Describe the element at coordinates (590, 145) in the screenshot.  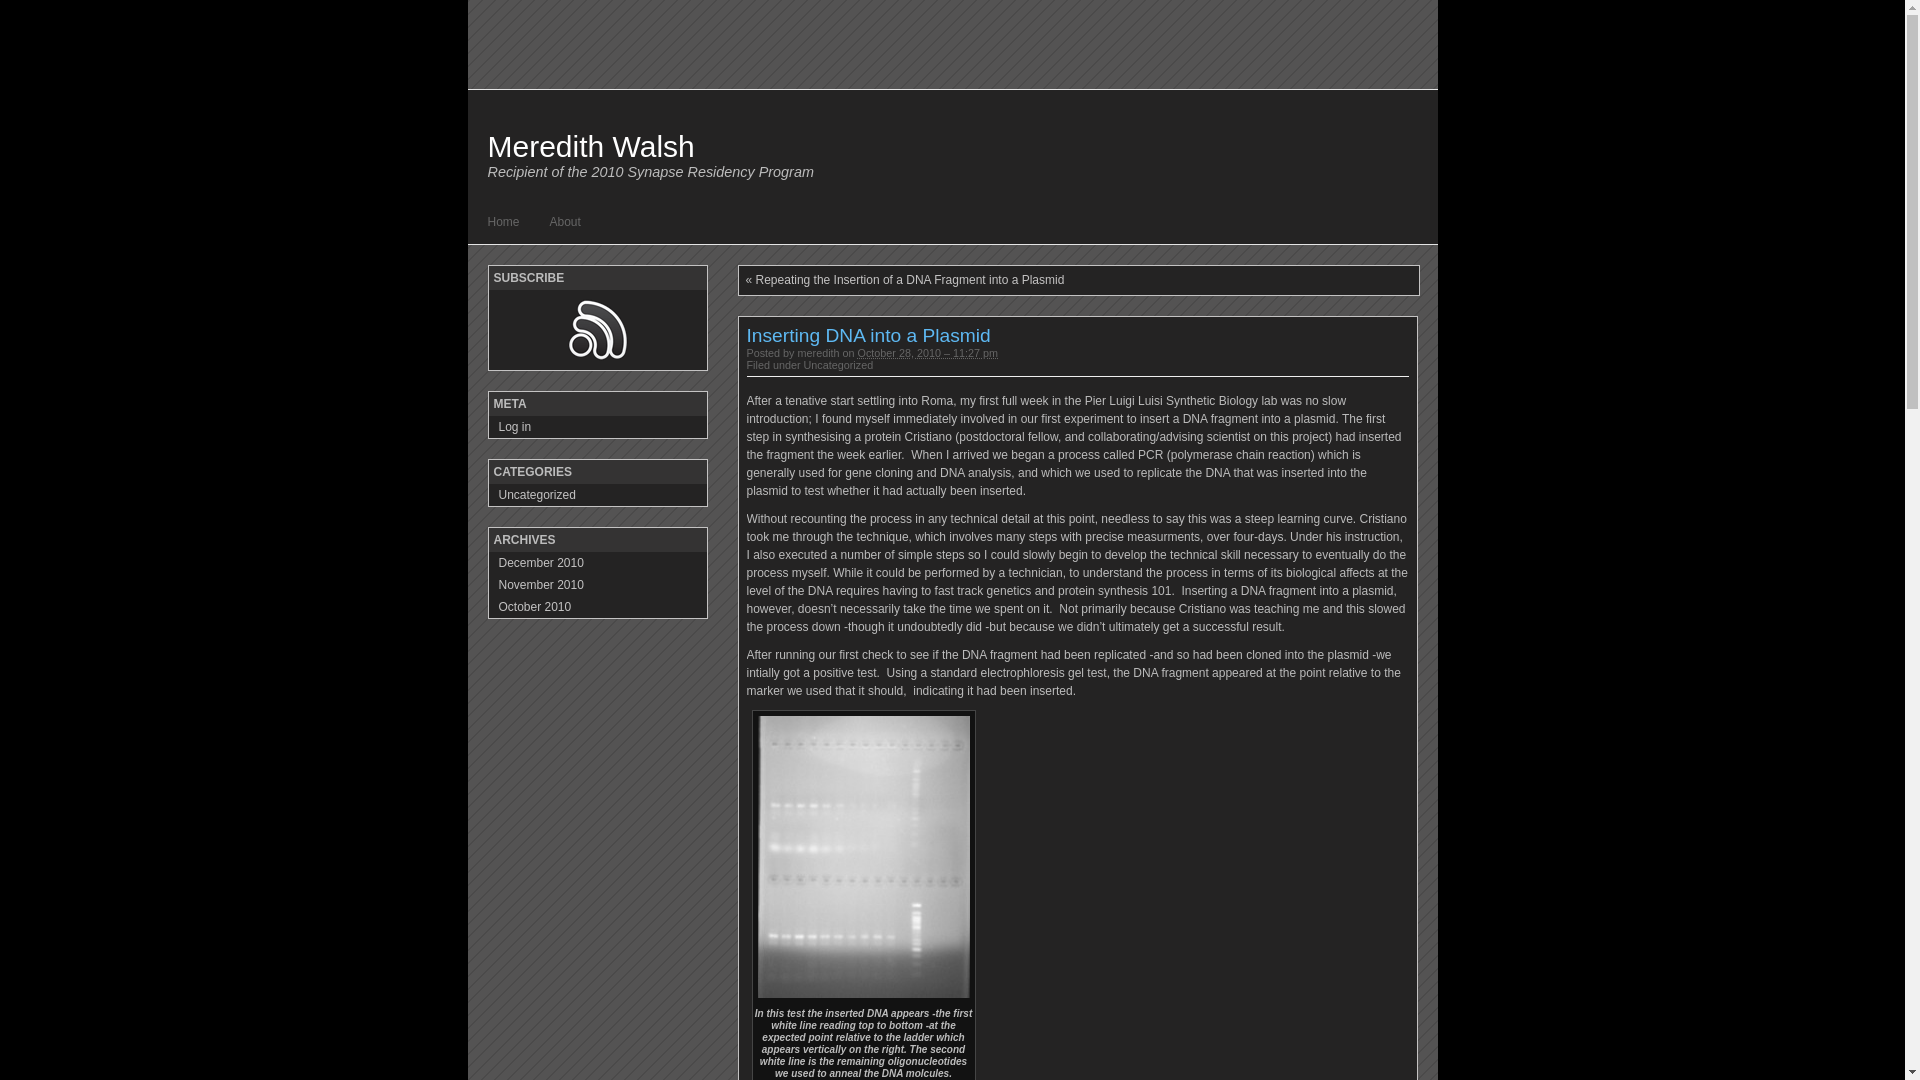
I see `'Meredith Walsh'` at that location.